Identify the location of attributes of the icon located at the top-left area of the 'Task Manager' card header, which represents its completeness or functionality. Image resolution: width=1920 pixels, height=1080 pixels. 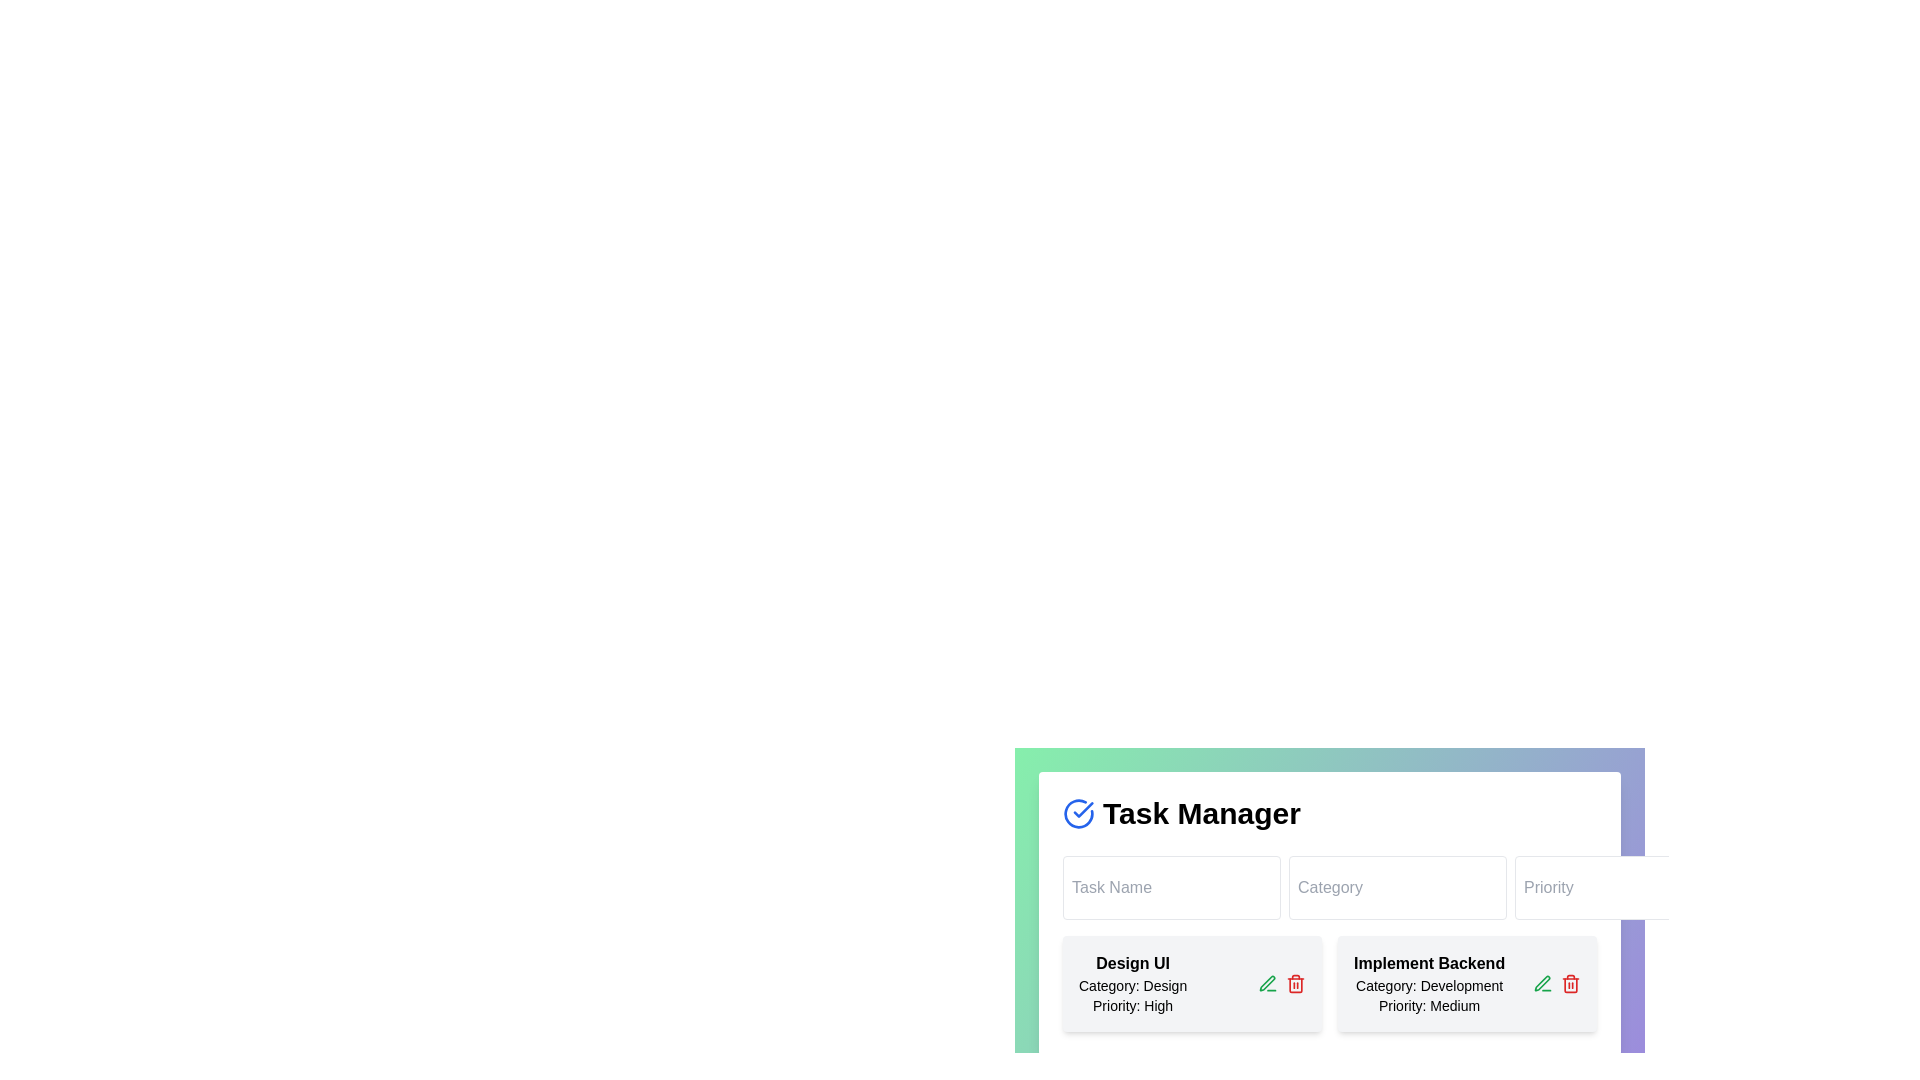
(1078, 813).